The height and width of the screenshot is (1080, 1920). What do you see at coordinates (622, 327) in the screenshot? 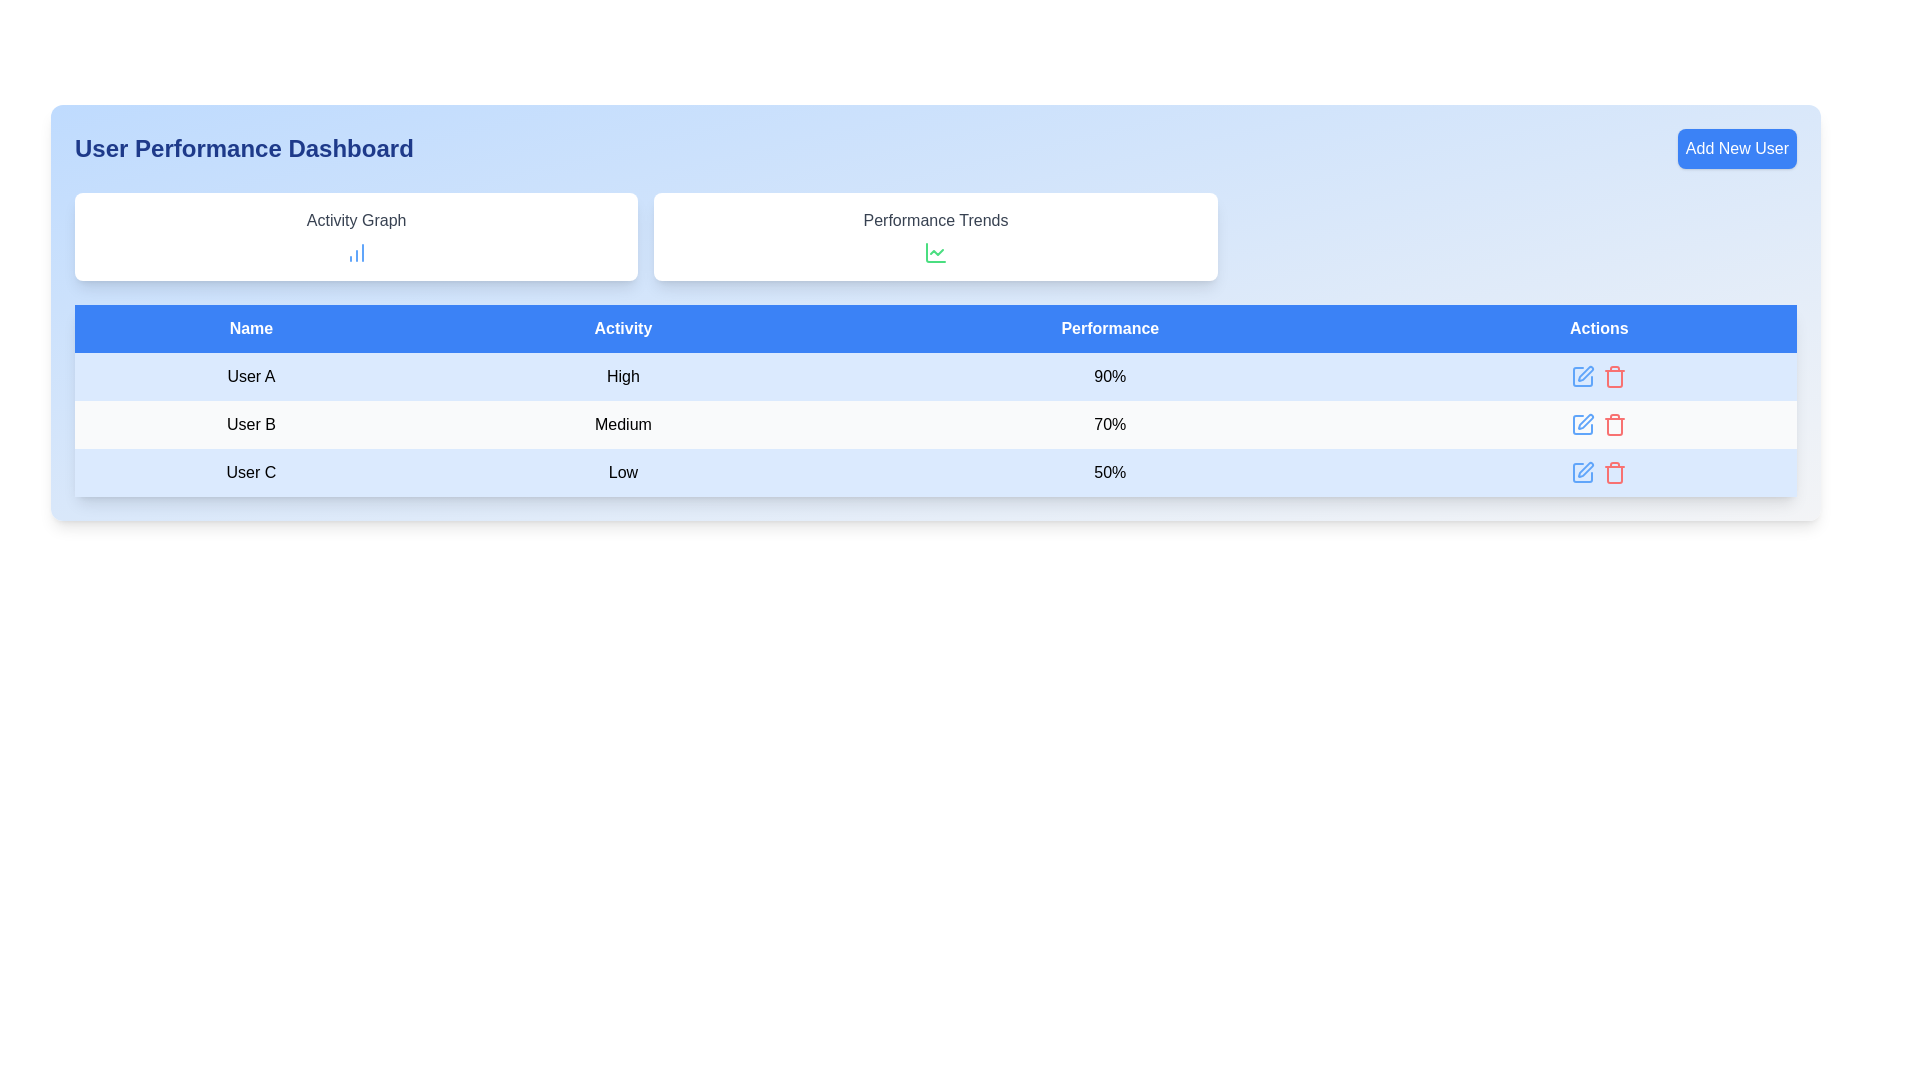
I see `the blue rectangular bar labeled 'Activity', which is the second column header in a table, positioned between the 'Name' and 'Performance' column headers` at bounding box center [622, 327].